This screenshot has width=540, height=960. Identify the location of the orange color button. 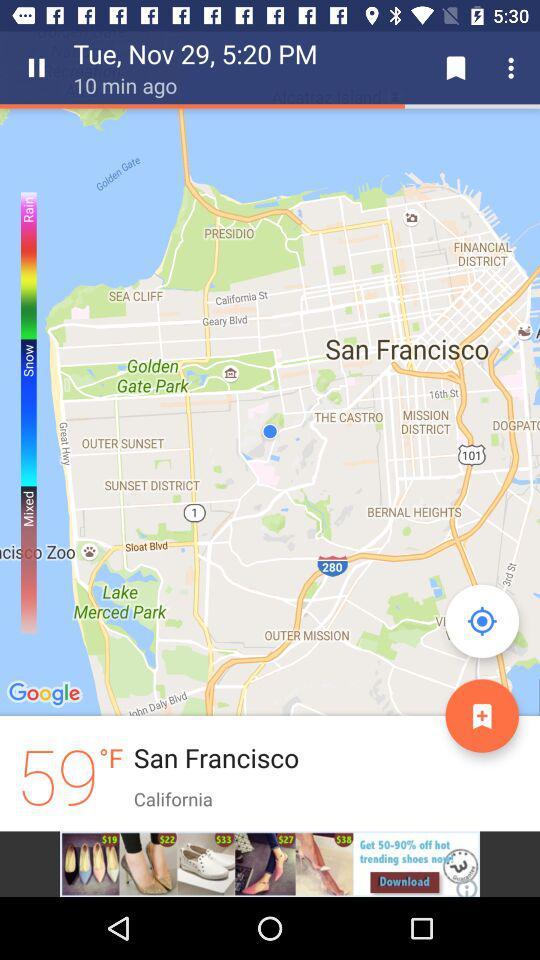
(481, 715).